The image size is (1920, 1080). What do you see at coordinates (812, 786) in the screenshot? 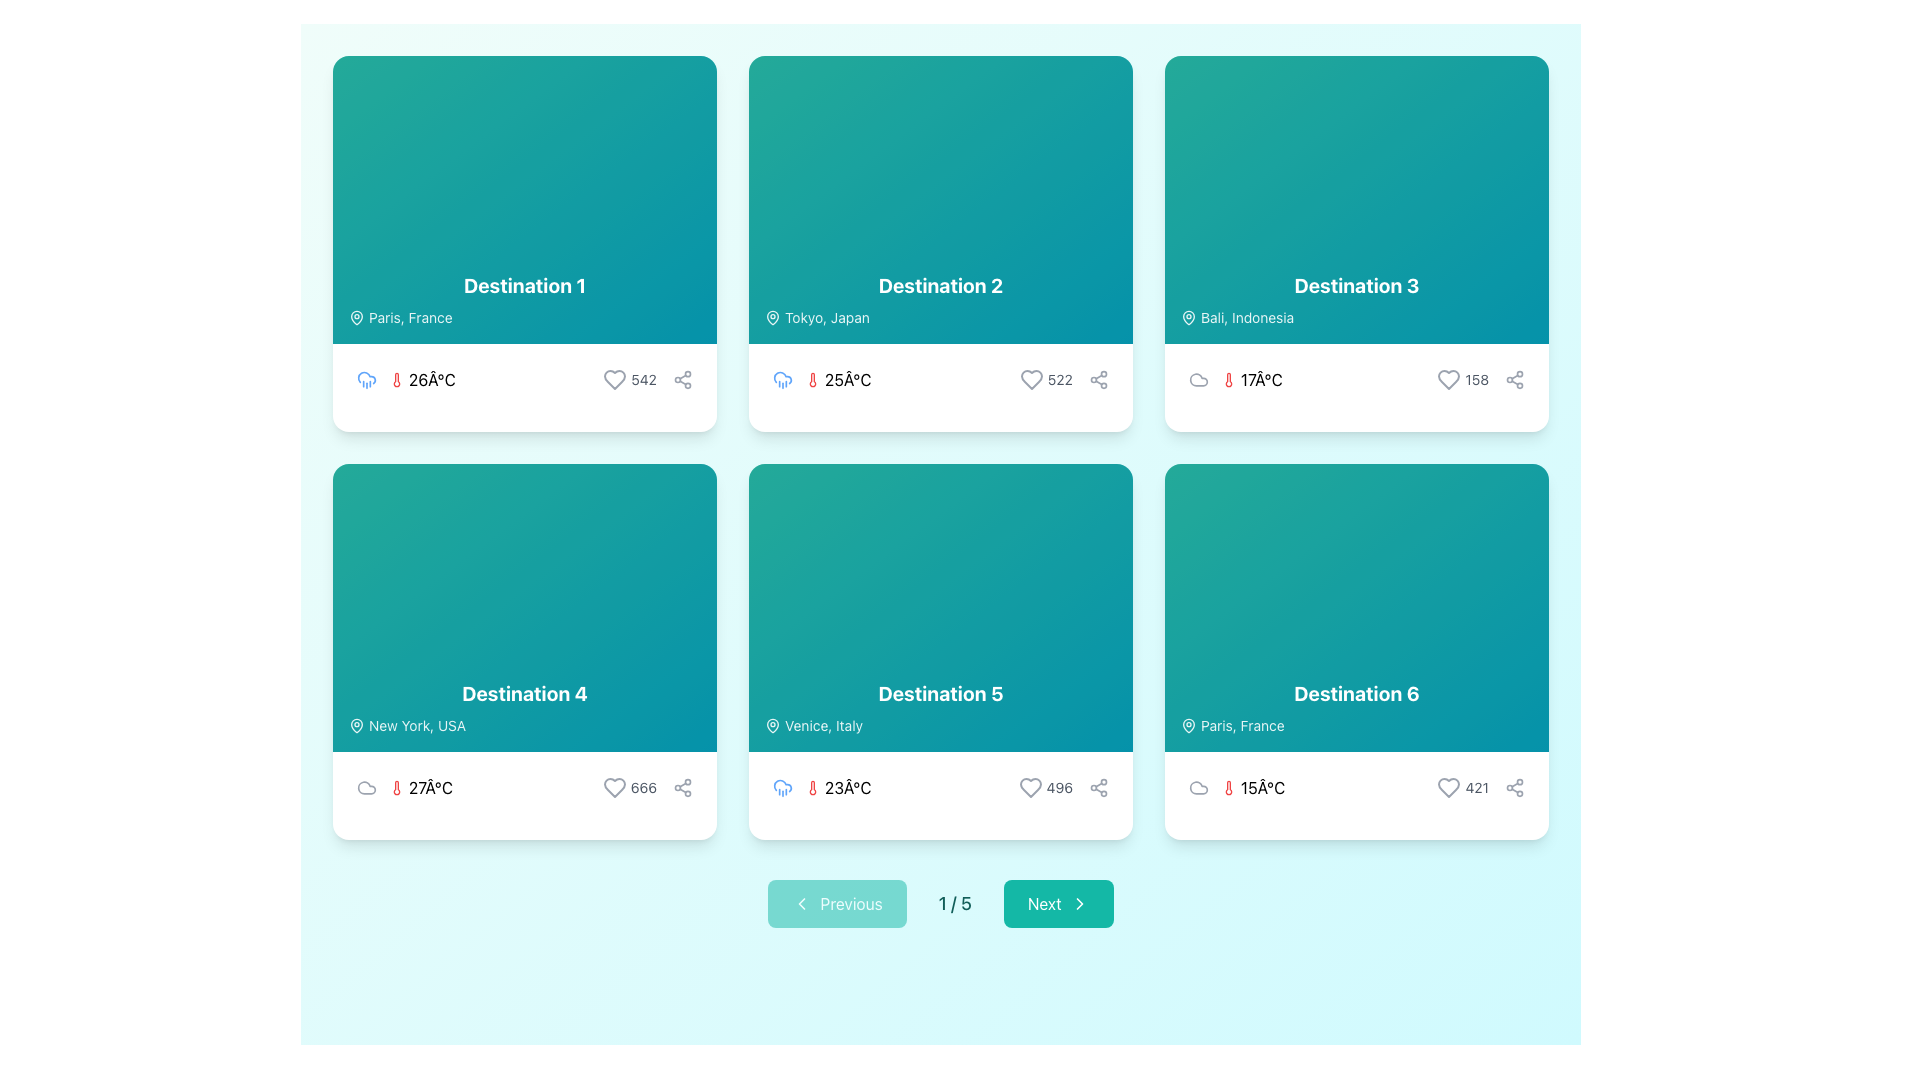
I see `the small red thermometer icon located to the left of the text '23°C' in the fifth card of the grid layout` at bounding box center [812, 786].